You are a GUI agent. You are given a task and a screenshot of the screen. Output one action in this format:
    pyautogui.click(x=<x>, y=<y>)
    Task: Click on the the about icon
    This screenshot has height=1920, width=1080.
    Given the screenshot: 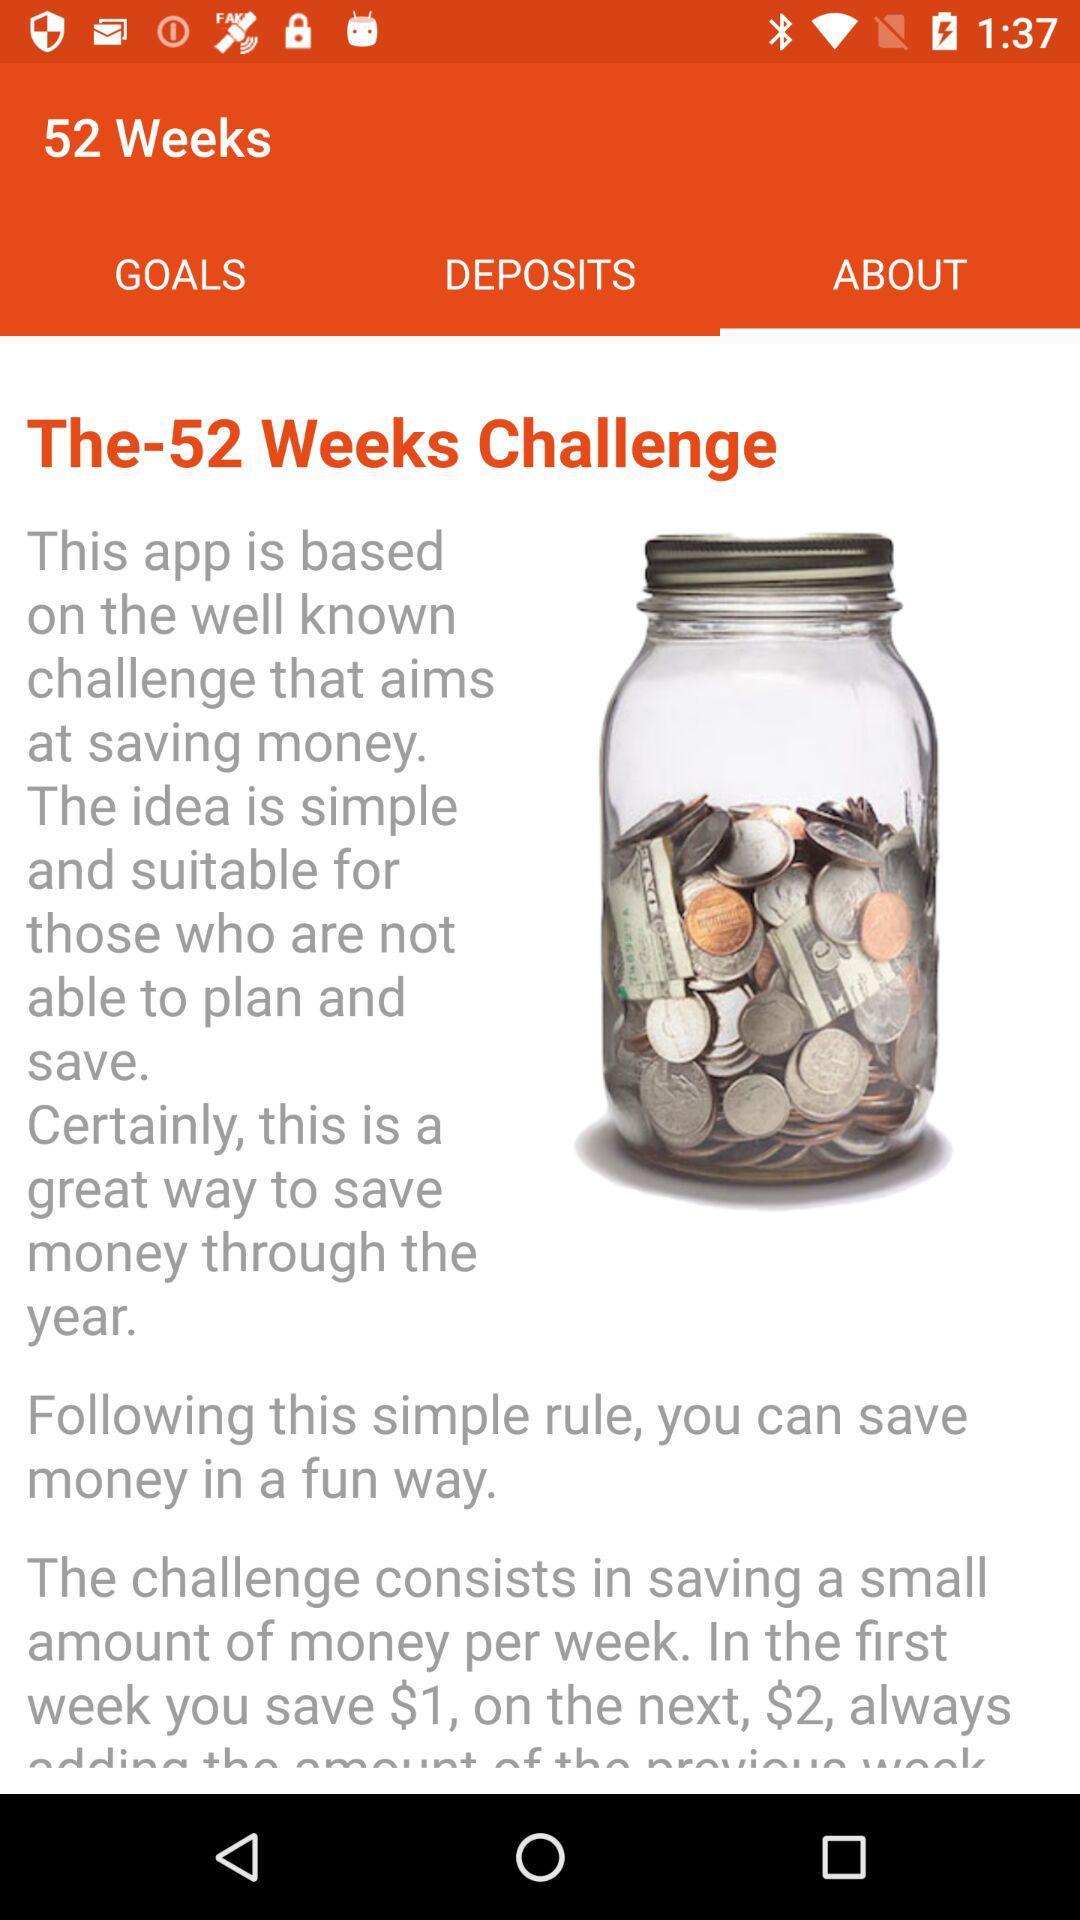 What is the action you would take?
    pyautogui.click(x=898, y=272)
    